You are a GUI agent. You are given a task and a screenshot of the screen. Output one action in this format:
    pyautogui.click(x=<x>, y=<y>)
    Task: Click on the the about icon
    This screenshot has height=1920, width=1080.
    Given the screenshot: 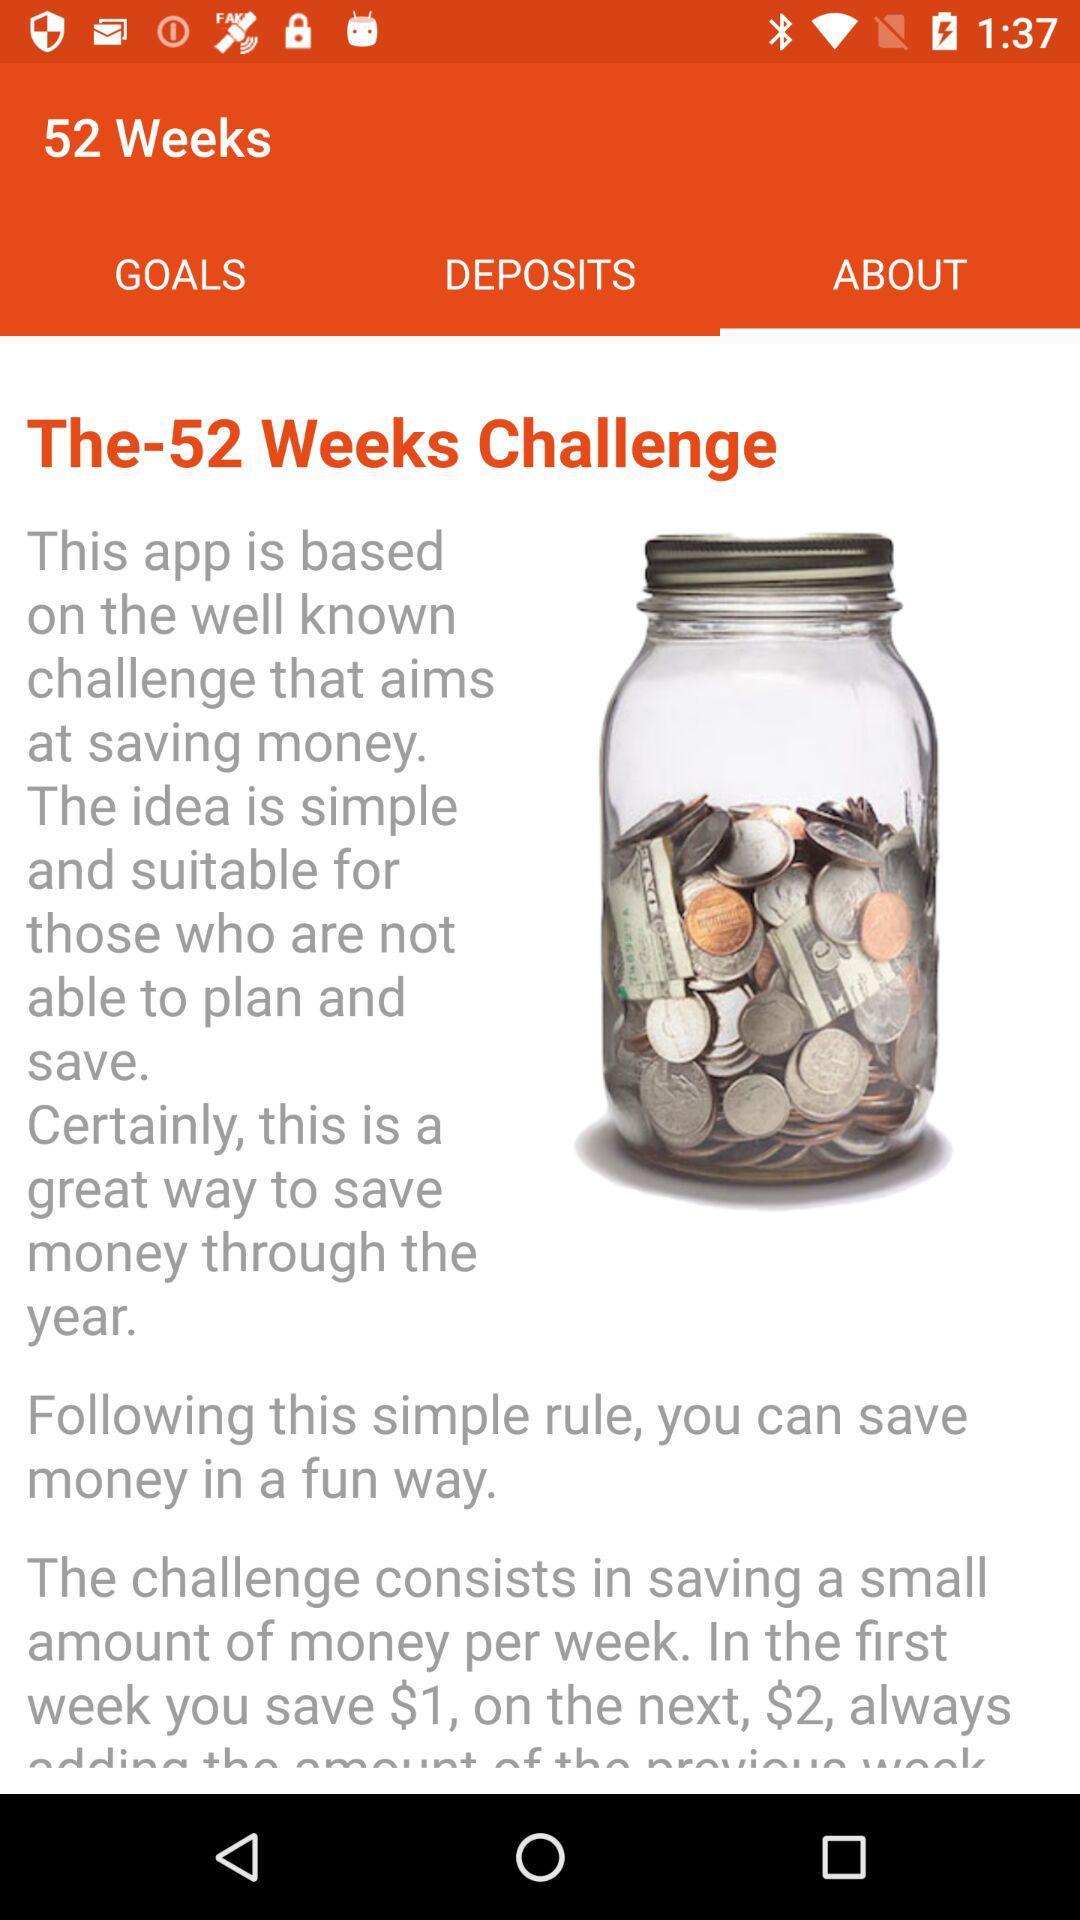 What is the action you would take?
    pyautogui.click(x=898, y=272)
    